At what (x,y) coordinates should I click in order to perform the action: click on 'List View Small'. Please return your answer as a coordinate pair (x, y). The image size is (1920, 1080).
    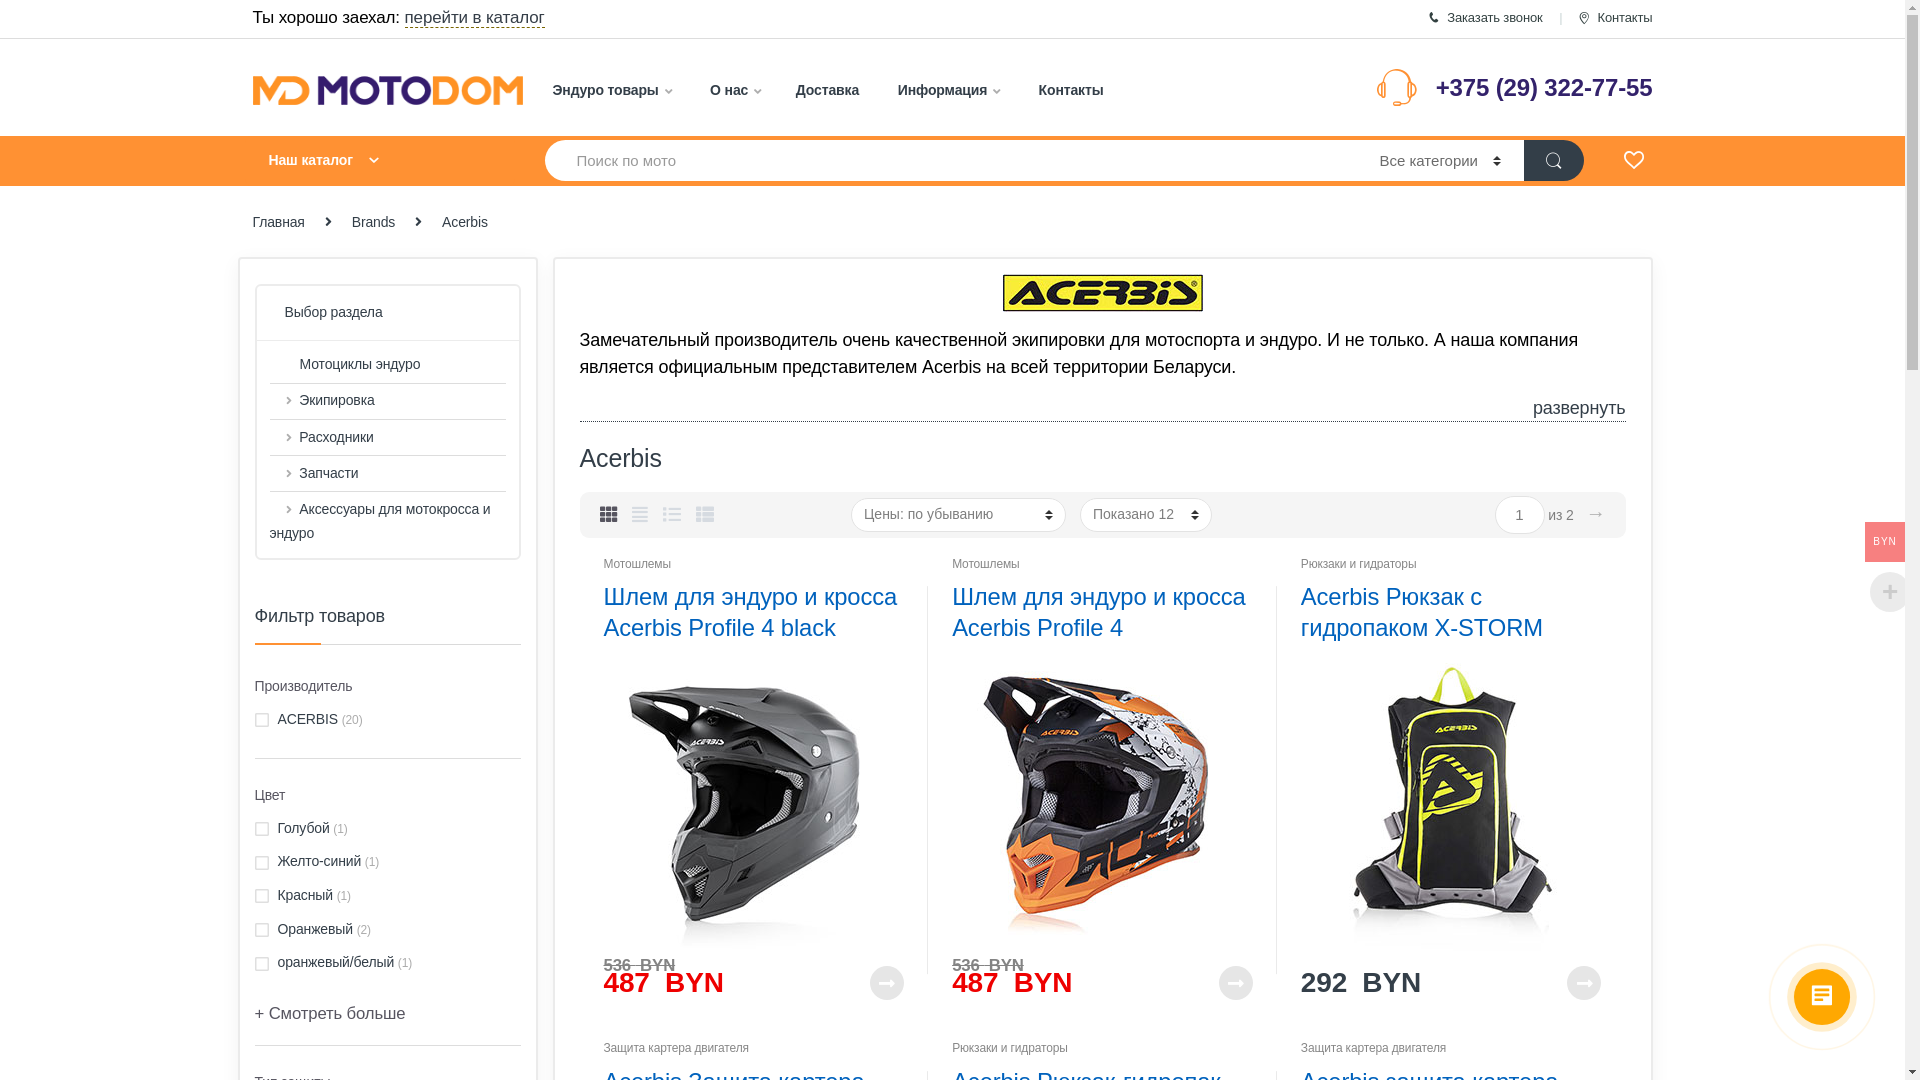
    Looking at the image, I should click on (705, 514).